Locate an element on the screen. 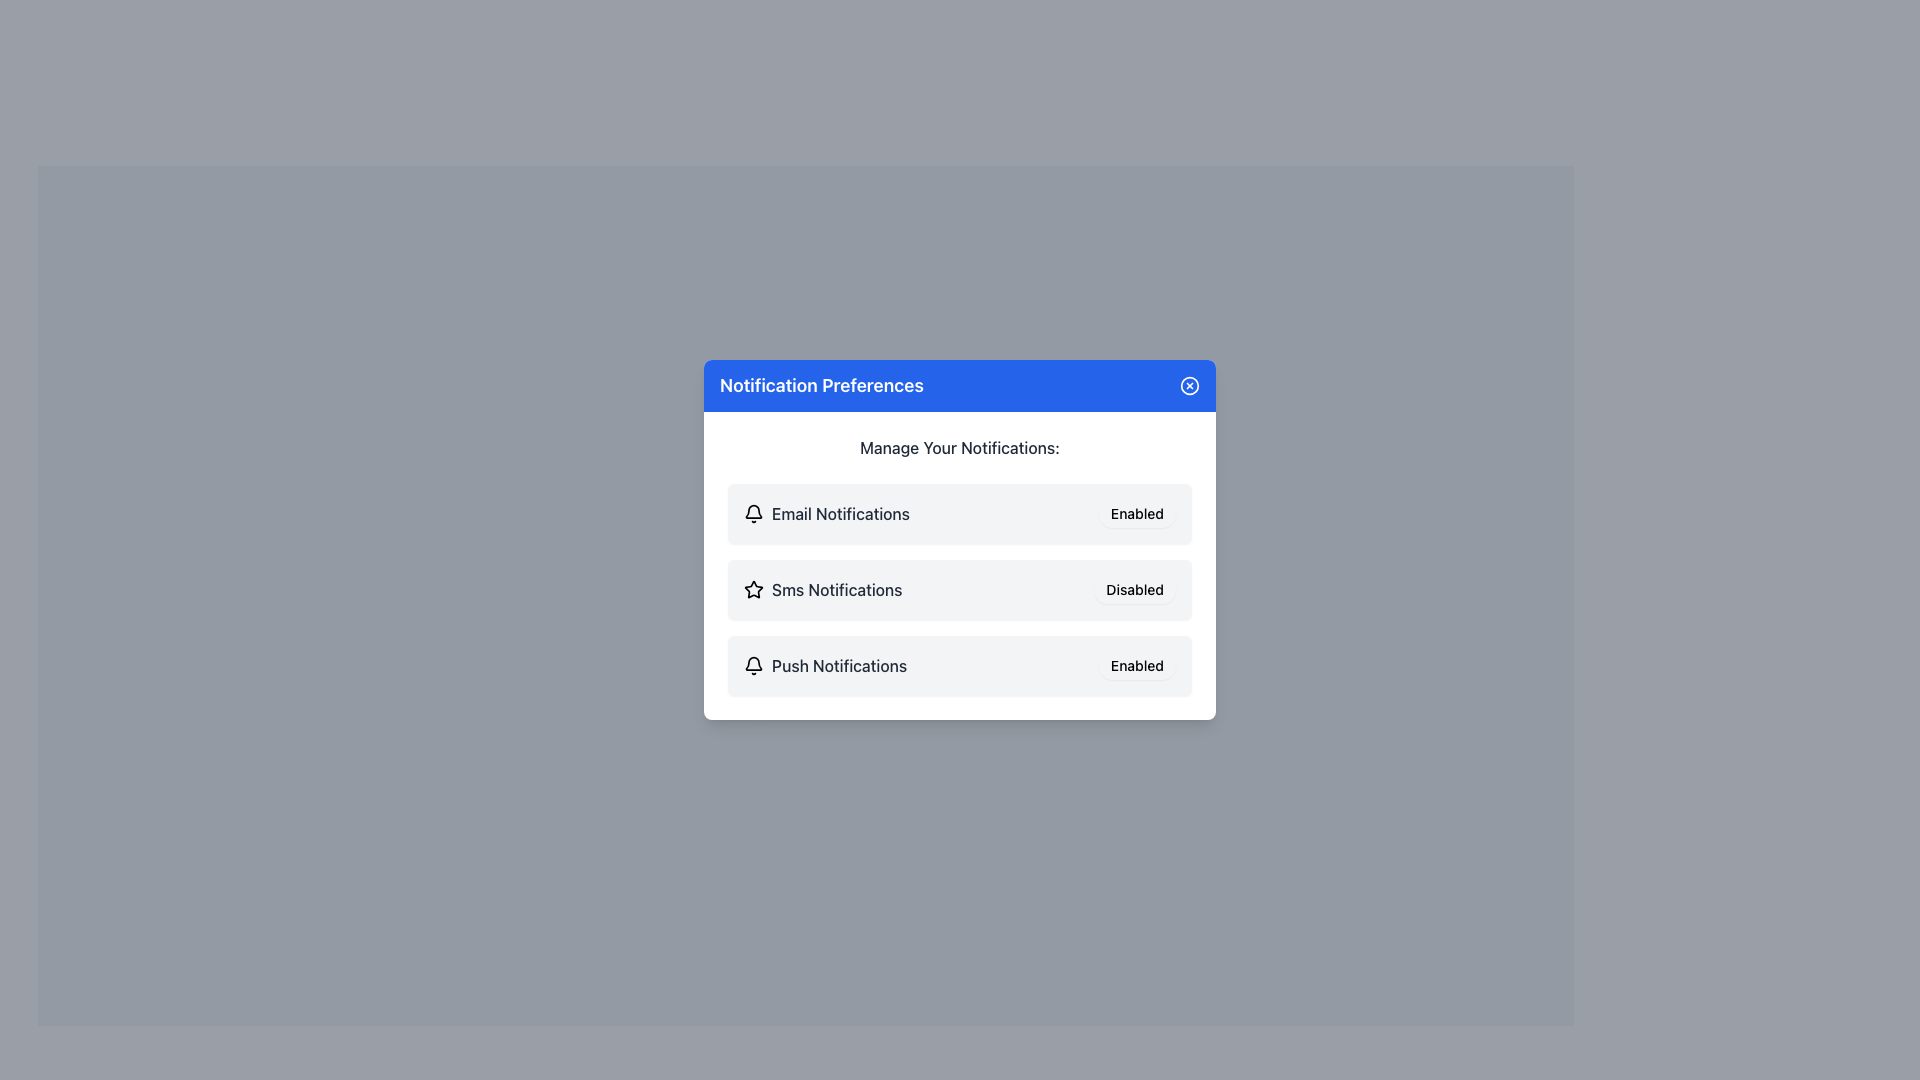 The image size is (1920, 1080). the toggle buttons within the 'Notification Preferences' modal dialog to change the notification settings is located at coordinates (960, 540).